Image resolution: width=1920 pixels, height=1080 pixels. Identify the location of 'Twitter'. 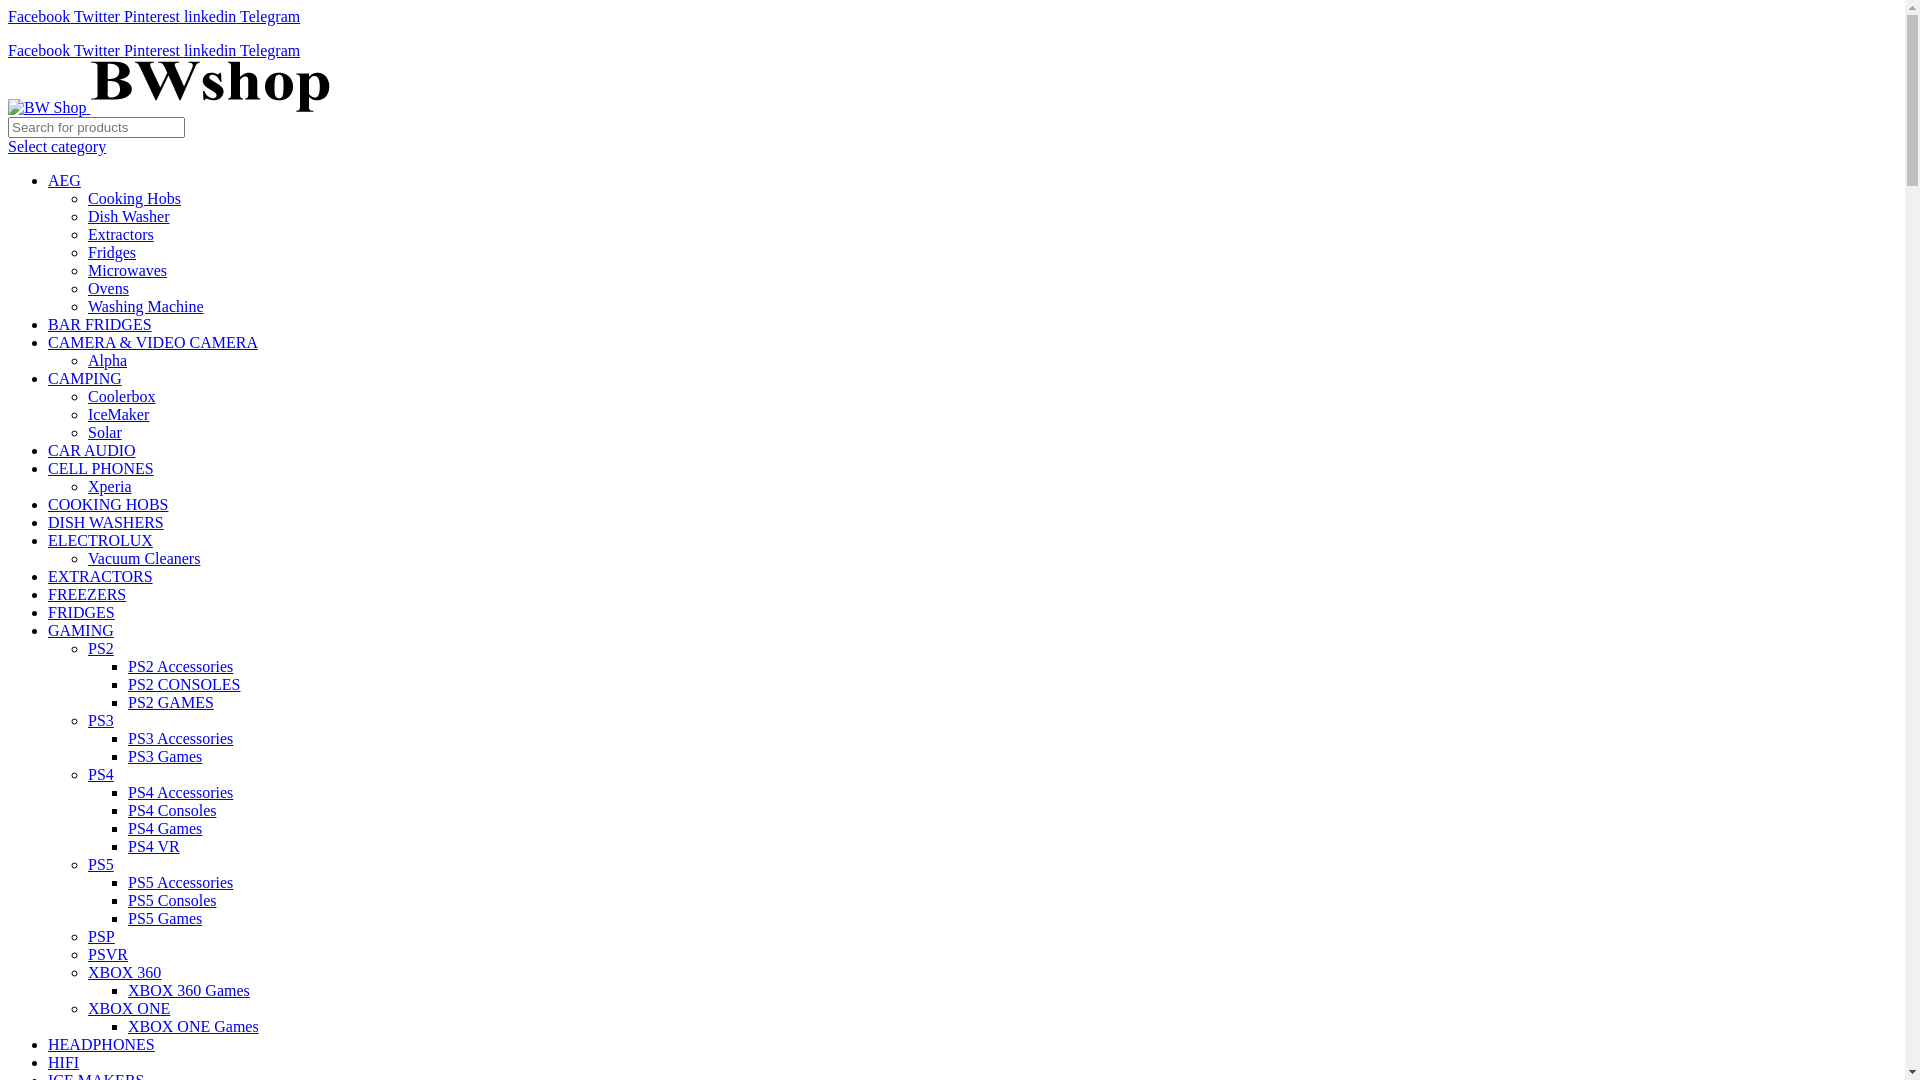
(73, 16).